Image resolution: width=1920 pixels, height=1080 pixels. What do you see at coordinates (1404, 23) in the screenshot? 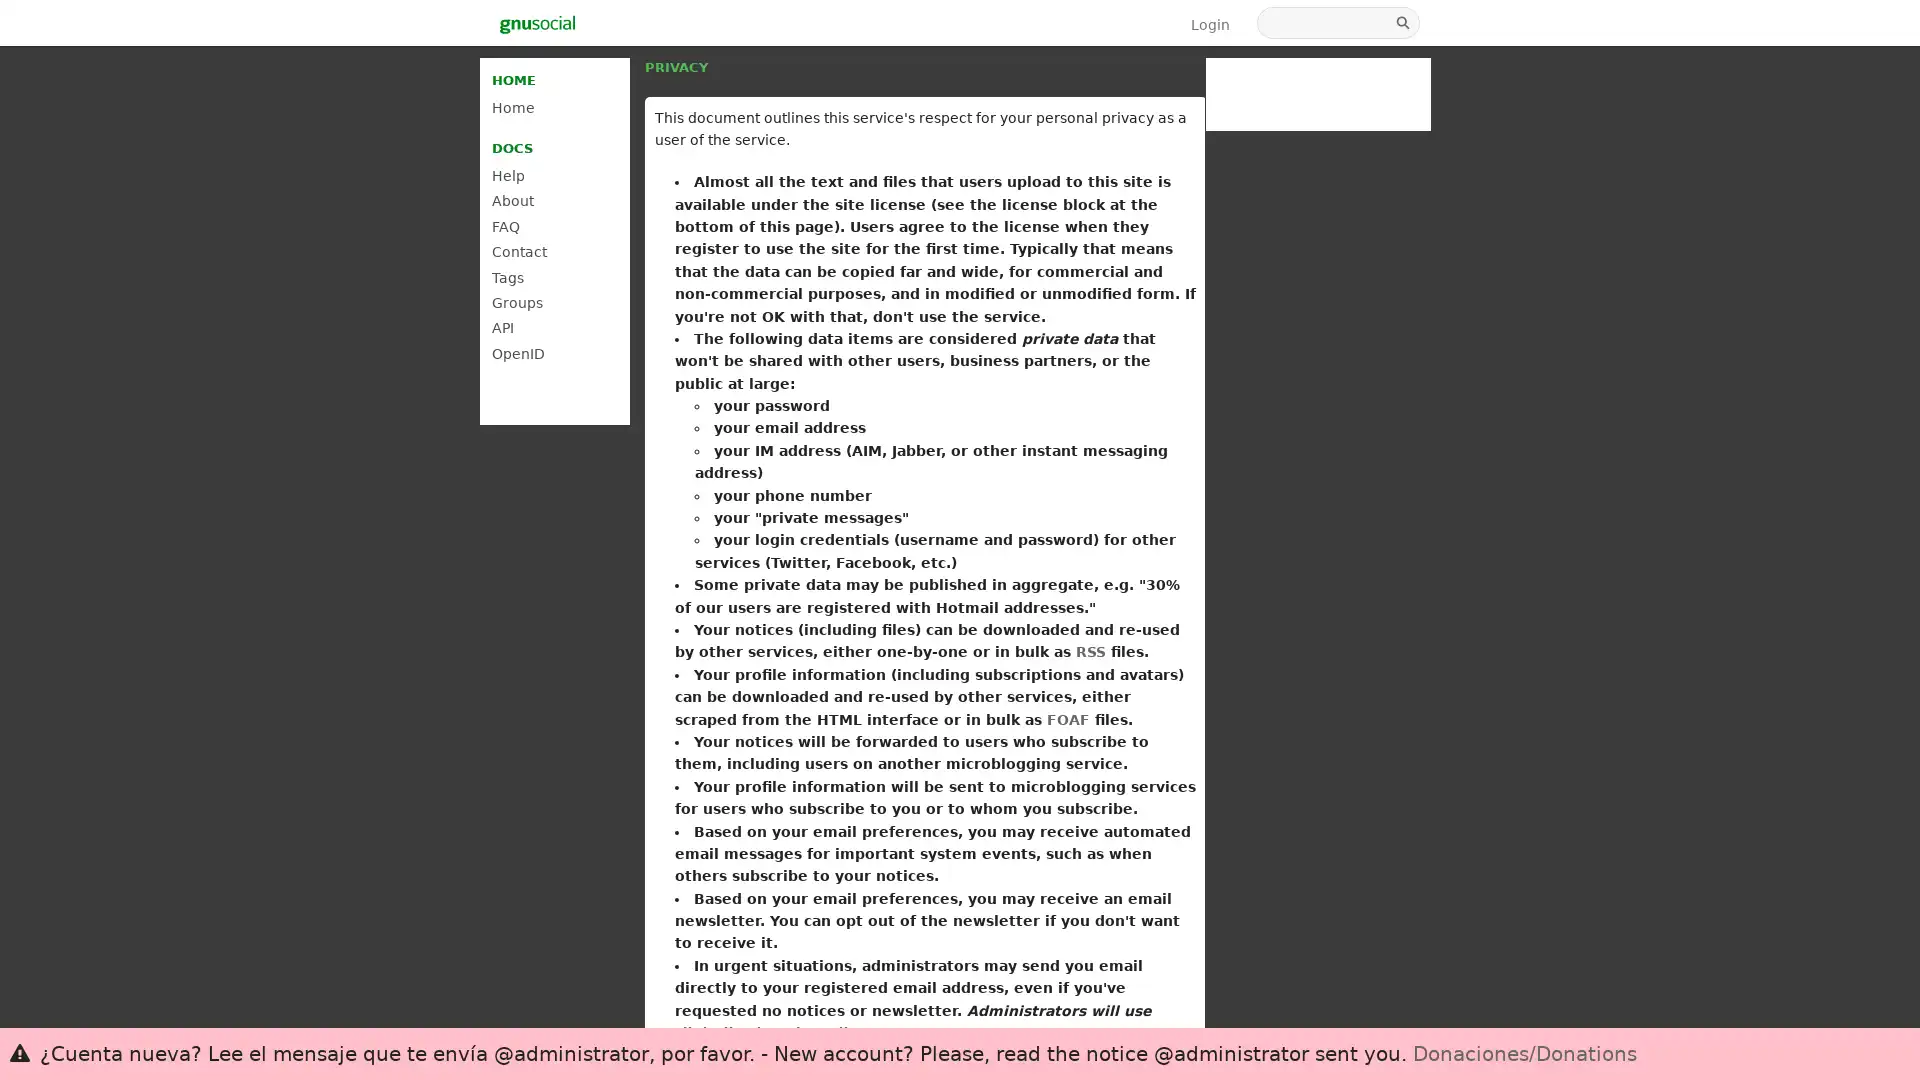
I see `Search` at bounding box center [1404, 23].